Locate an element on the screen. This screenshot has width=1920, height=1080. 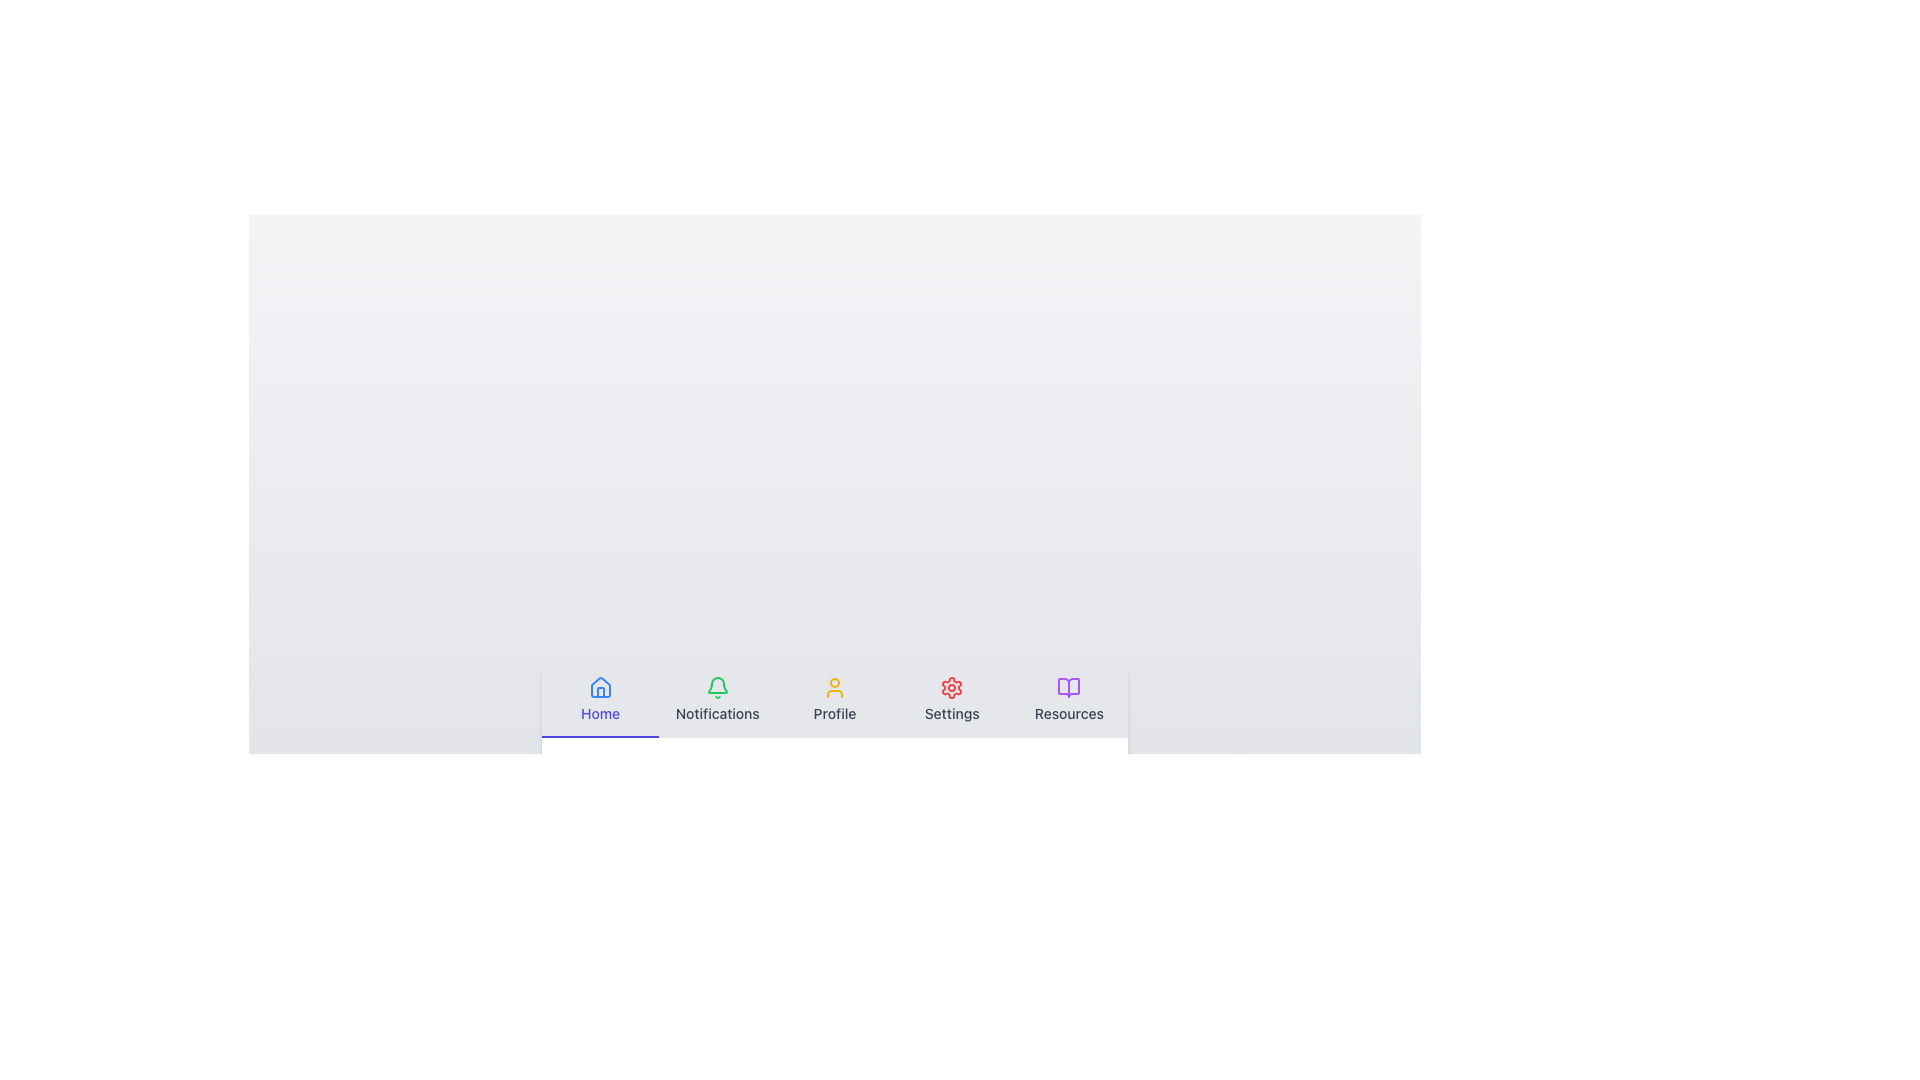
the yellow user icon located in the center of the 'Profile' section of the navigation bar is located at coordinates (835, 686).